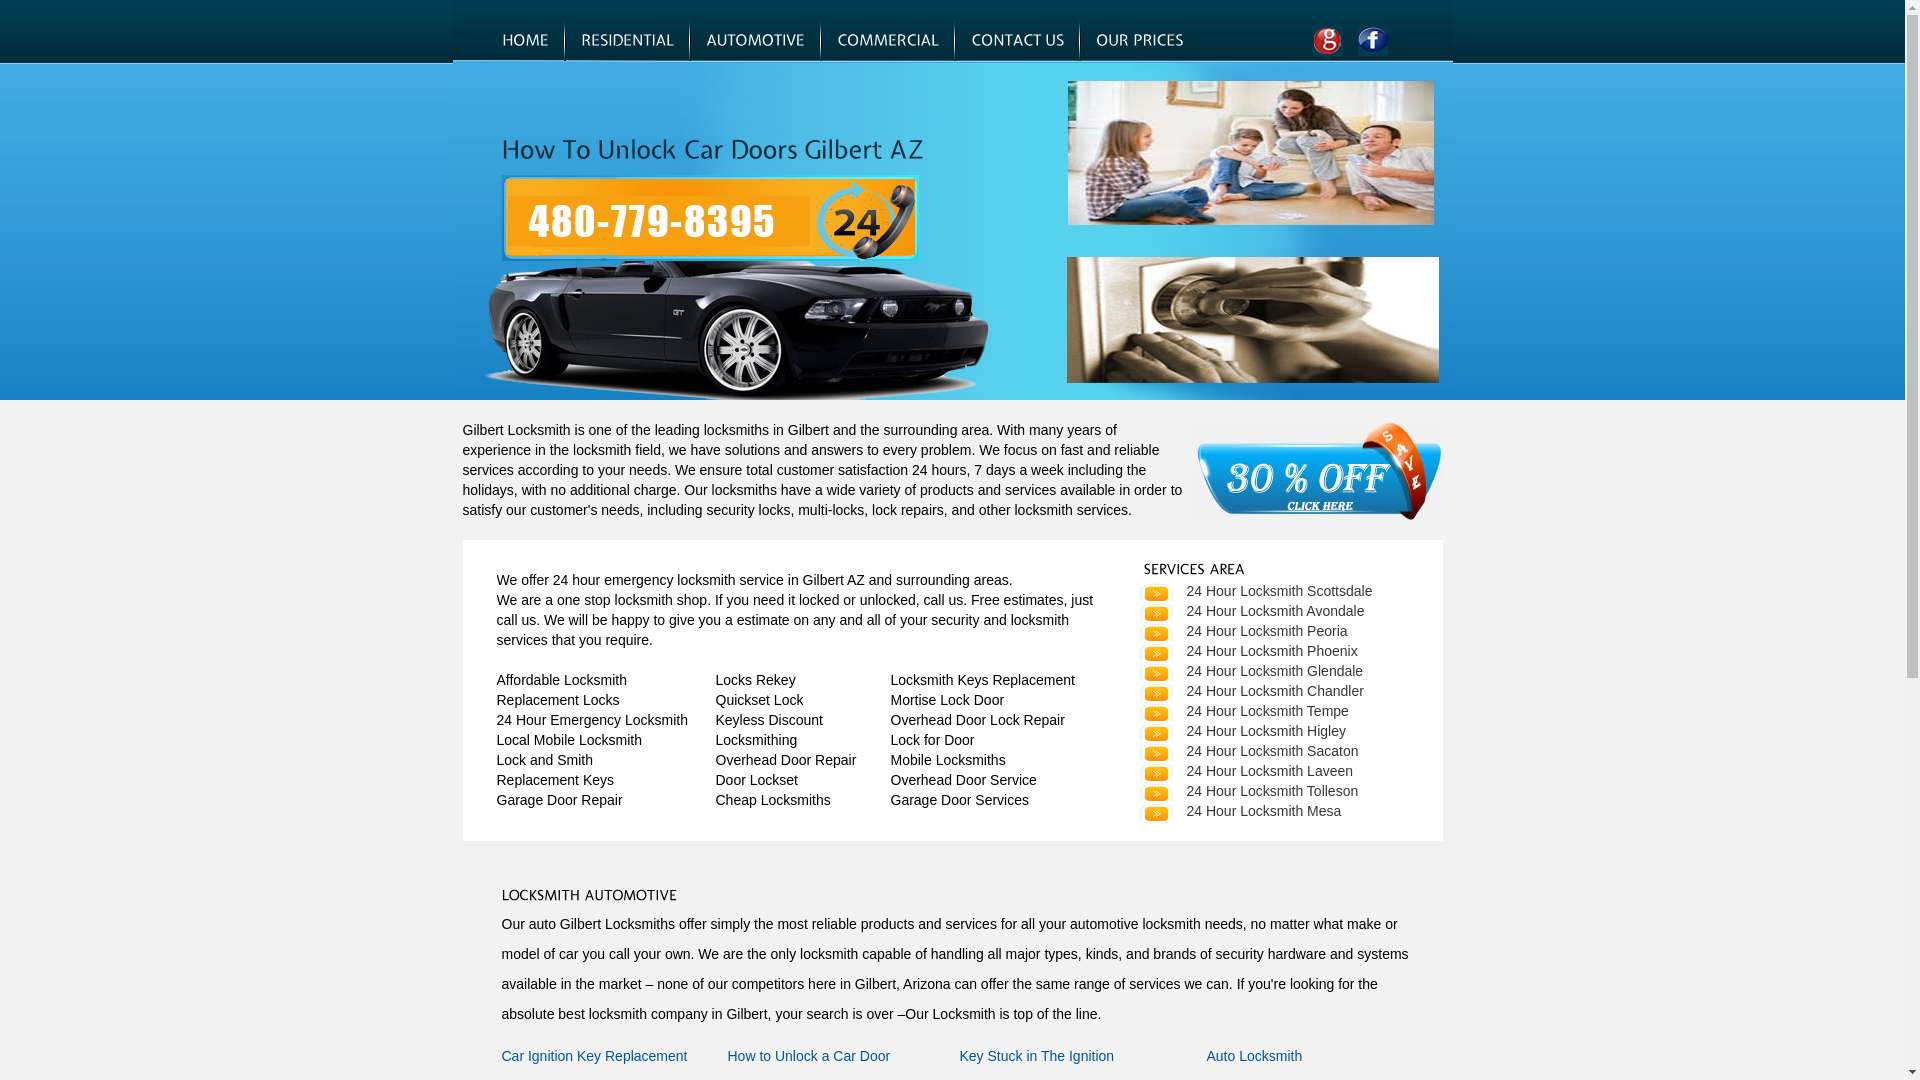 The height and width of the screenshot is (1080, 1920). I want to click on '24 Hour Locksmith Chandler', so click(1249, 689).